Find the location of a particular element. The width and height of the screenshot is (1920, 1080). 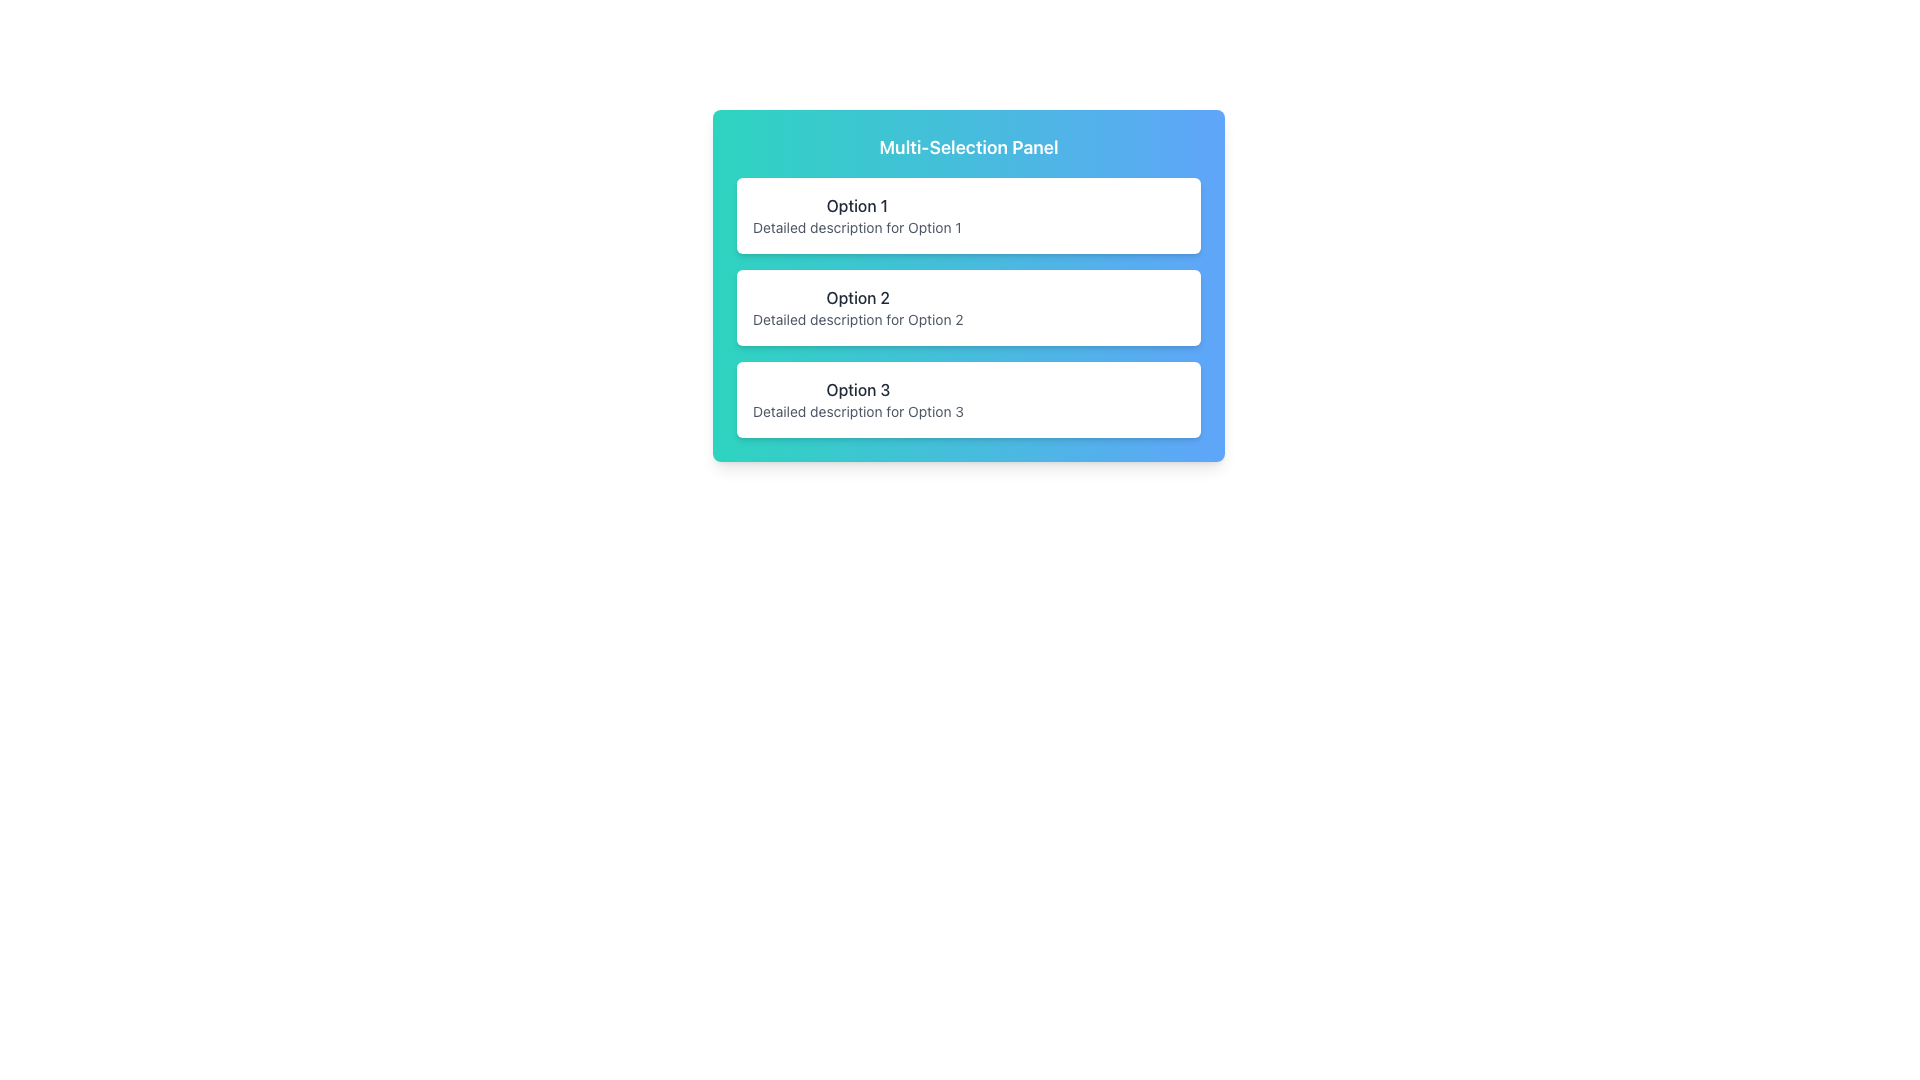

the selectable Text label located in the bottommost panel of a vertically stacked list, directly above the description for Option 3 is located at coordinates (858, 389).